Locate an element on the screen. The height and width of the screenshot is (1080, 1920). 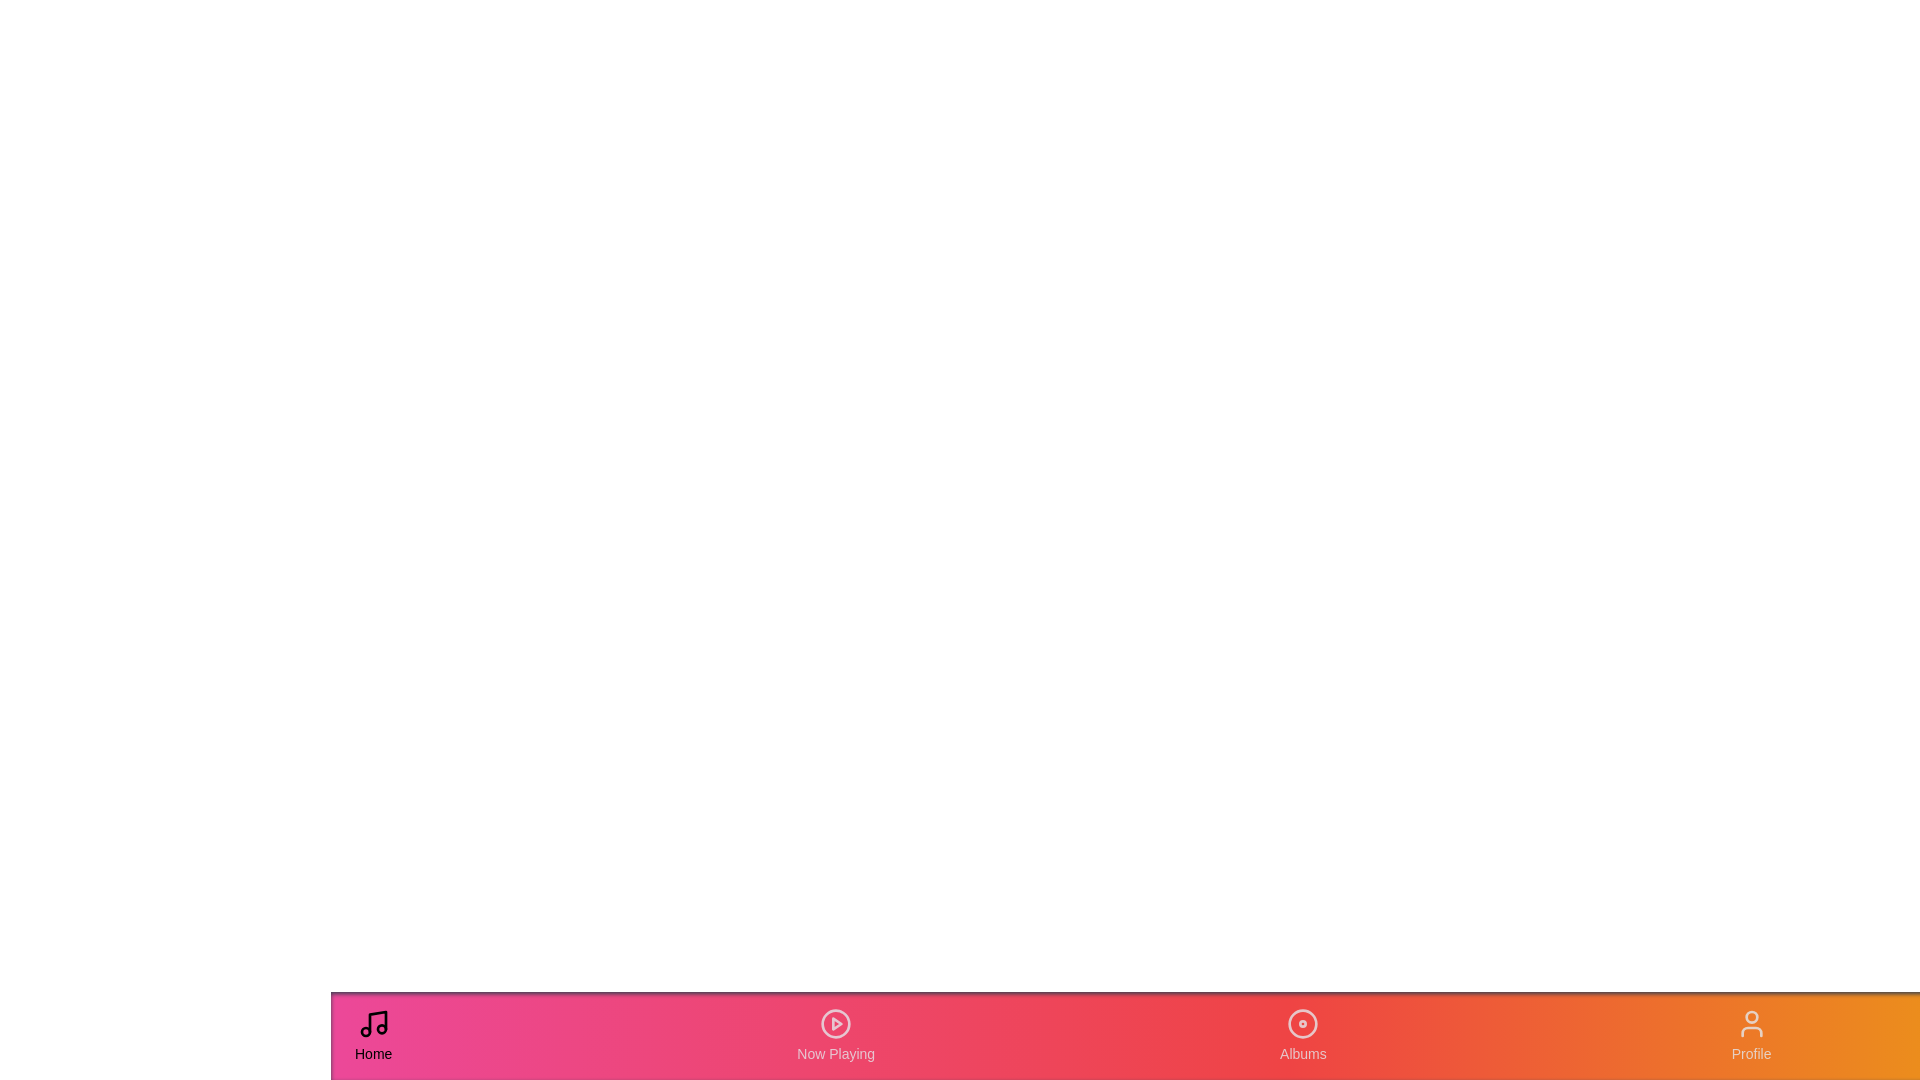
the 'Albums' tab to navigate to the Albums section is located at coordinates (1302, 1035).